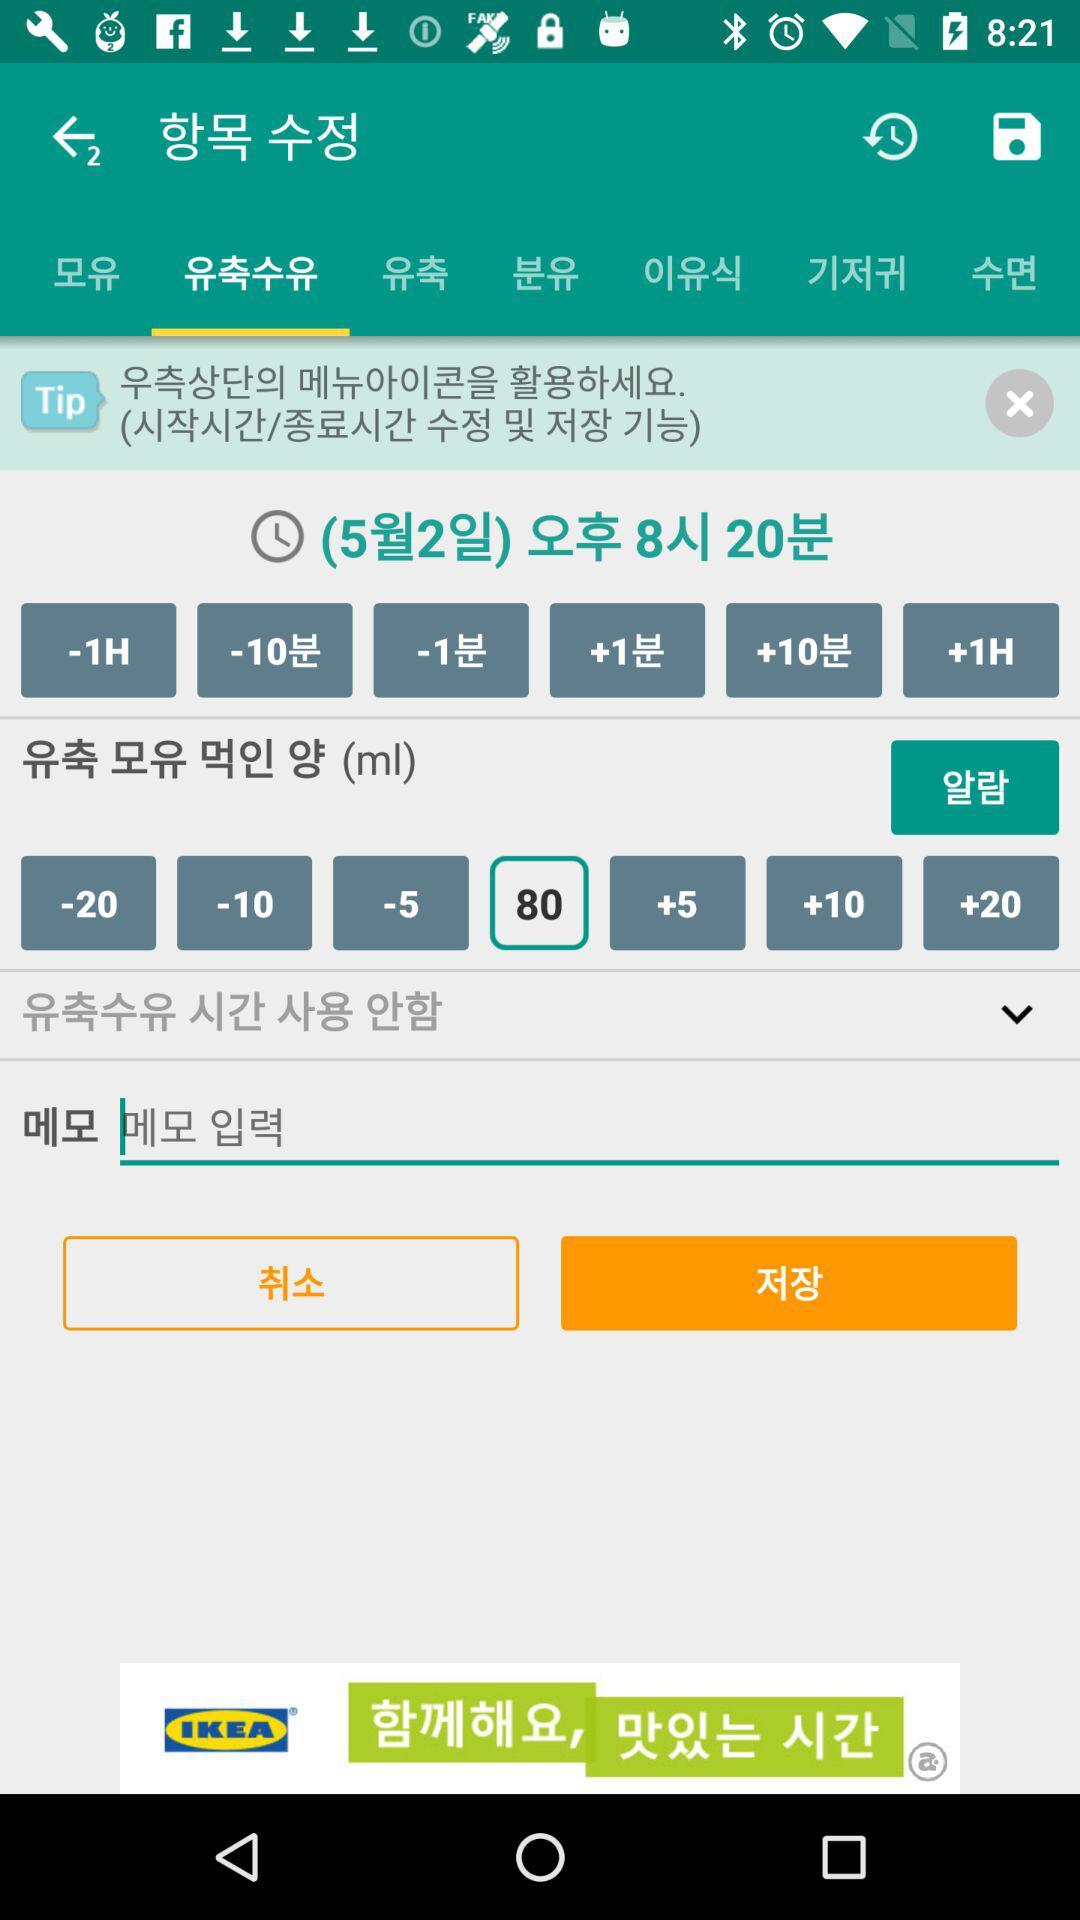 This screenshot has height=1920, width=1080. Describe the element at coordinates (677, 901) in the screenshot. I see `5 which is at the left side of 10` at that location.